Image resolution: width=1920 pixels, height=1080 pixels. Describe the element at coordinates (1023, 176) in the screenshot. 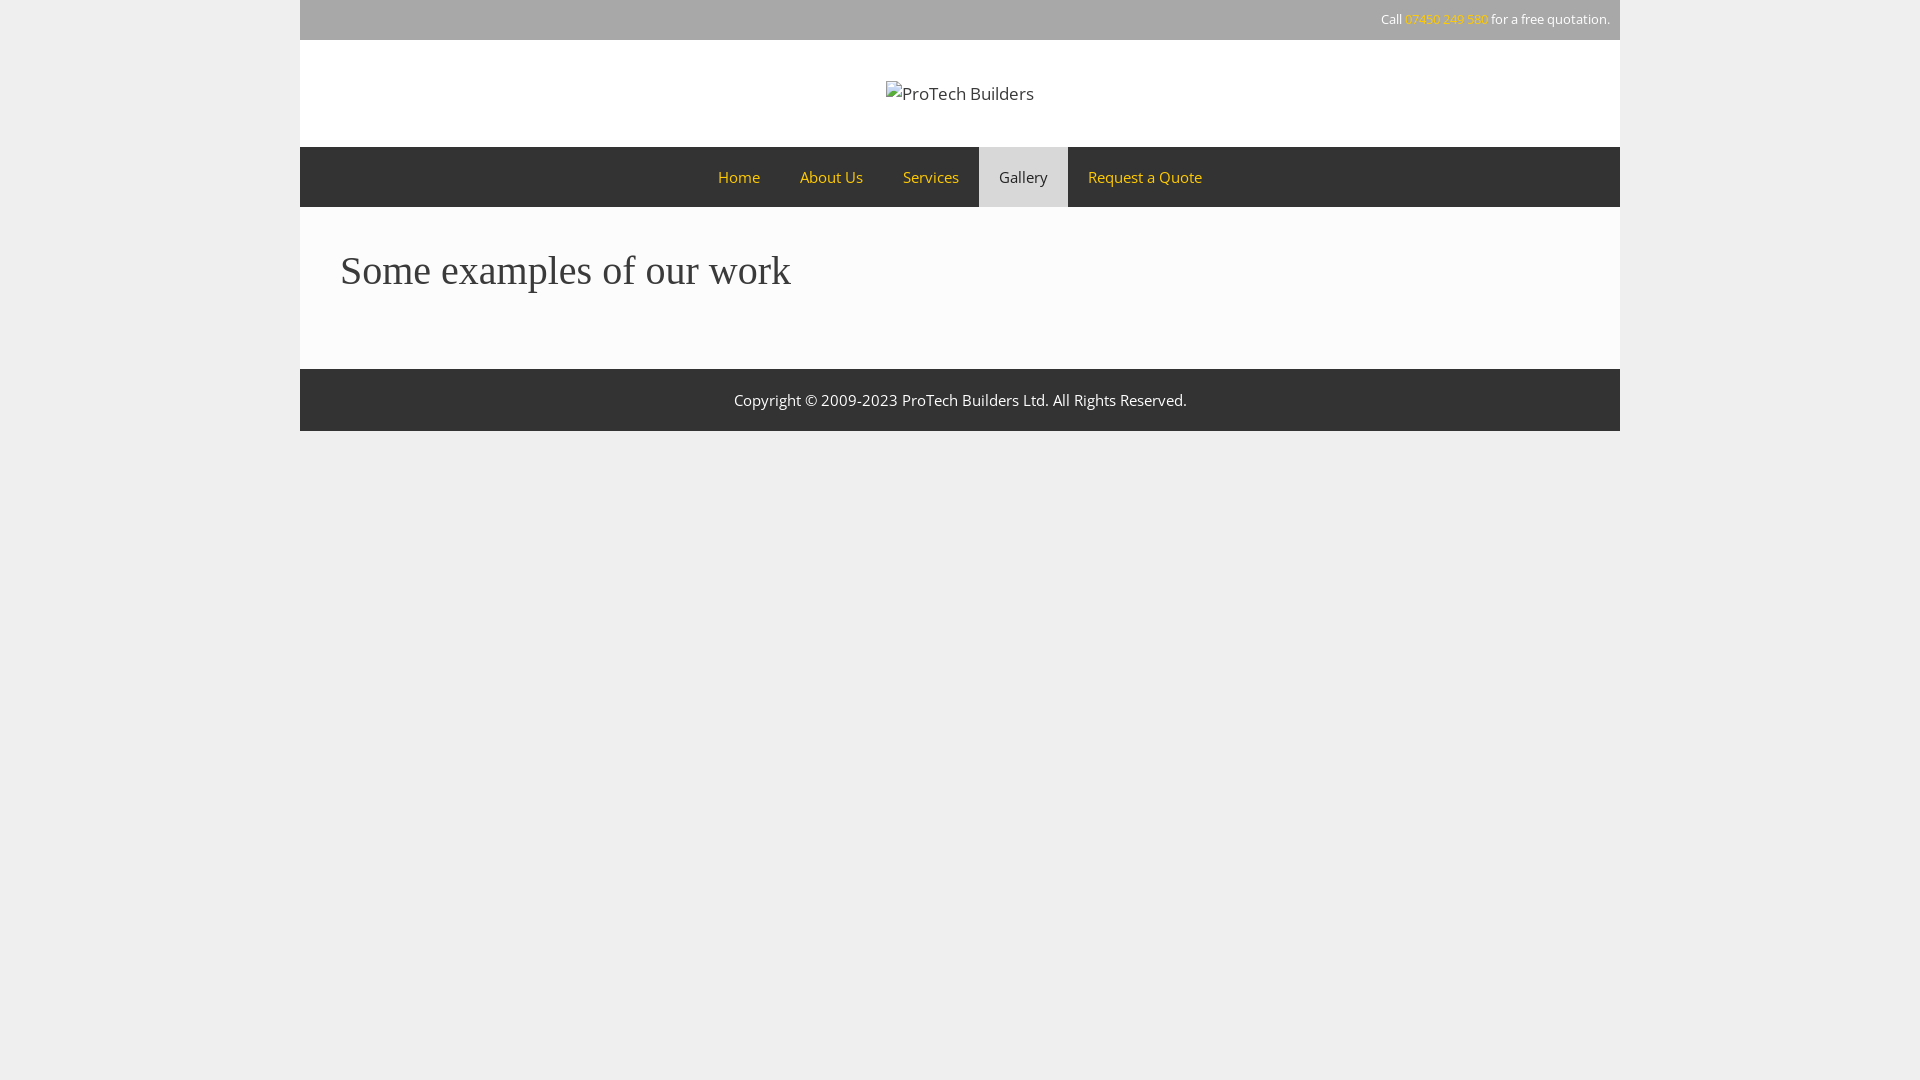

I see `'Gallery'` at that location.